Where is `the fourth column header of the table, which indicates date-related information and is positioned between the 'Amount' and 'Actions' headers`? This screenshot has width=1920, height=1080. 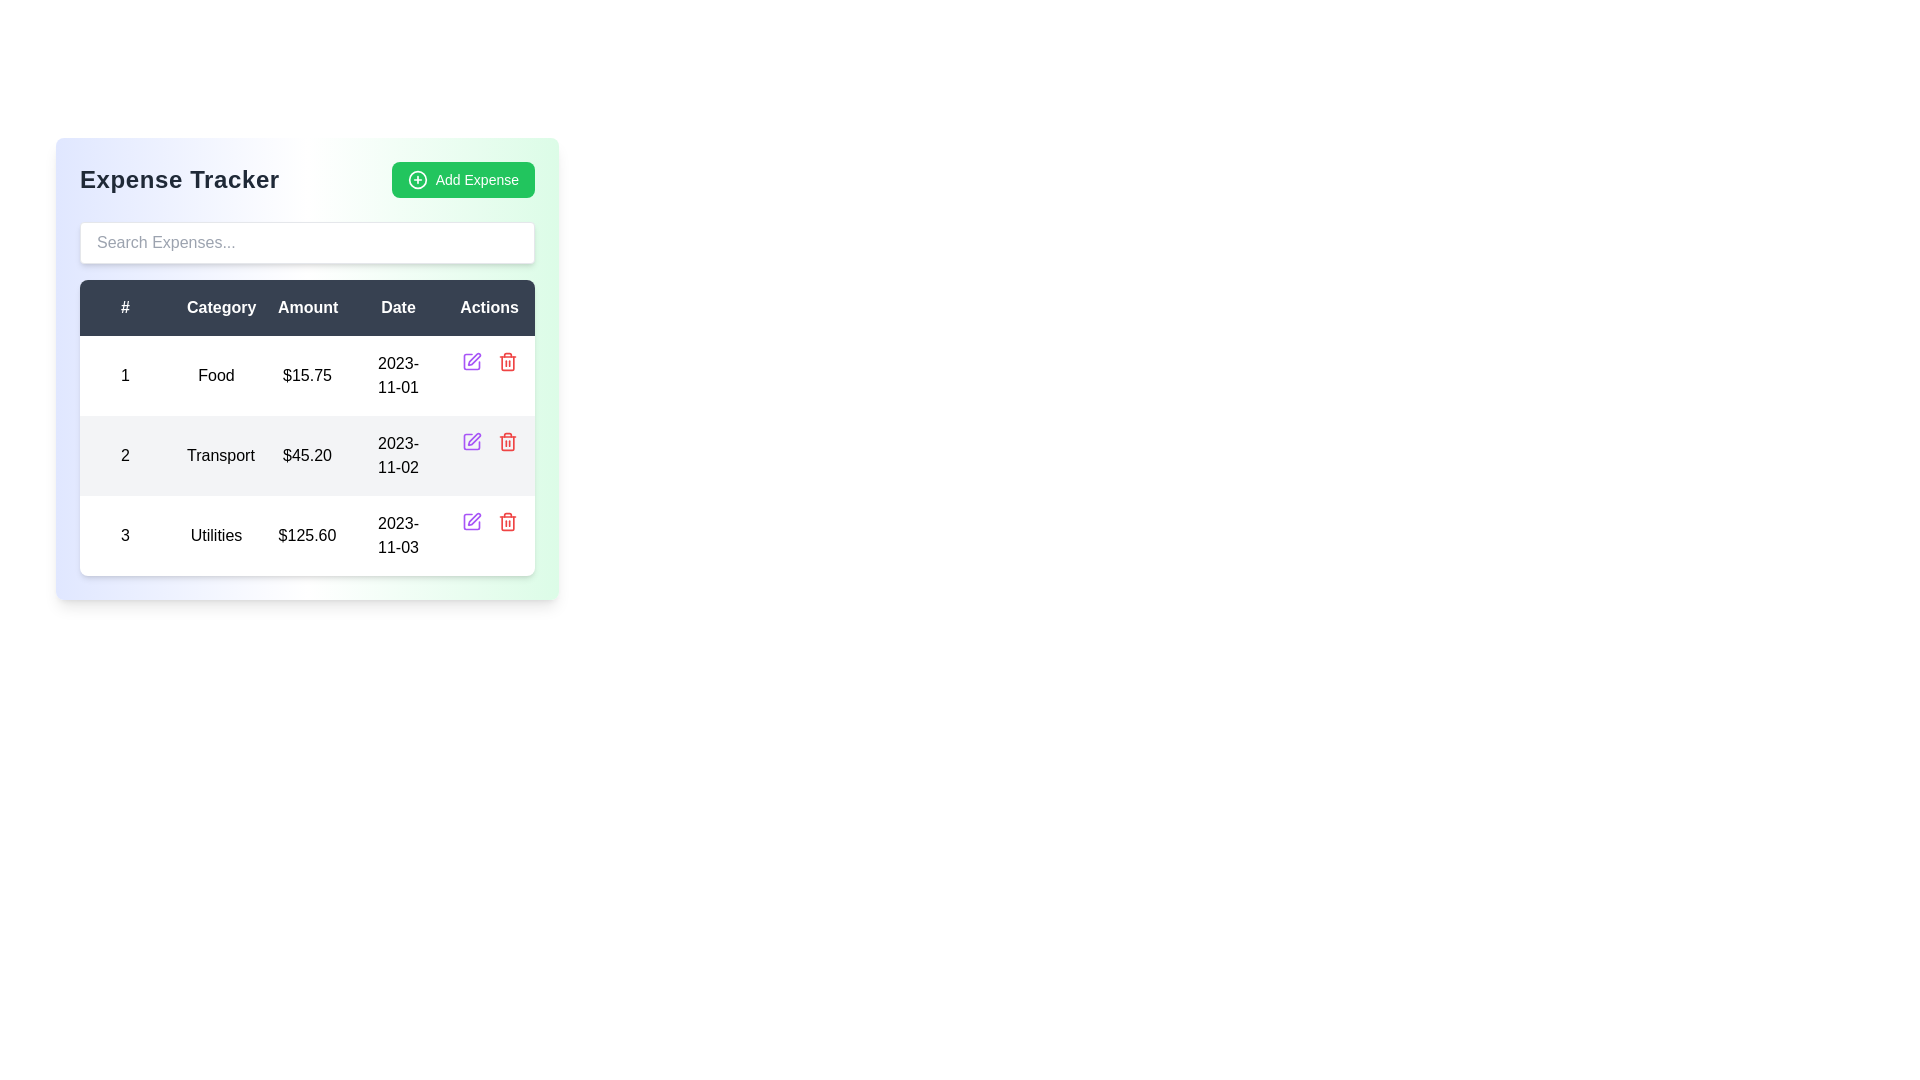 the fourth column header of the table, which indicates date-related information and is positioned between the 'Amount' and 'Actions' headers is located at coordinates (398, 308).